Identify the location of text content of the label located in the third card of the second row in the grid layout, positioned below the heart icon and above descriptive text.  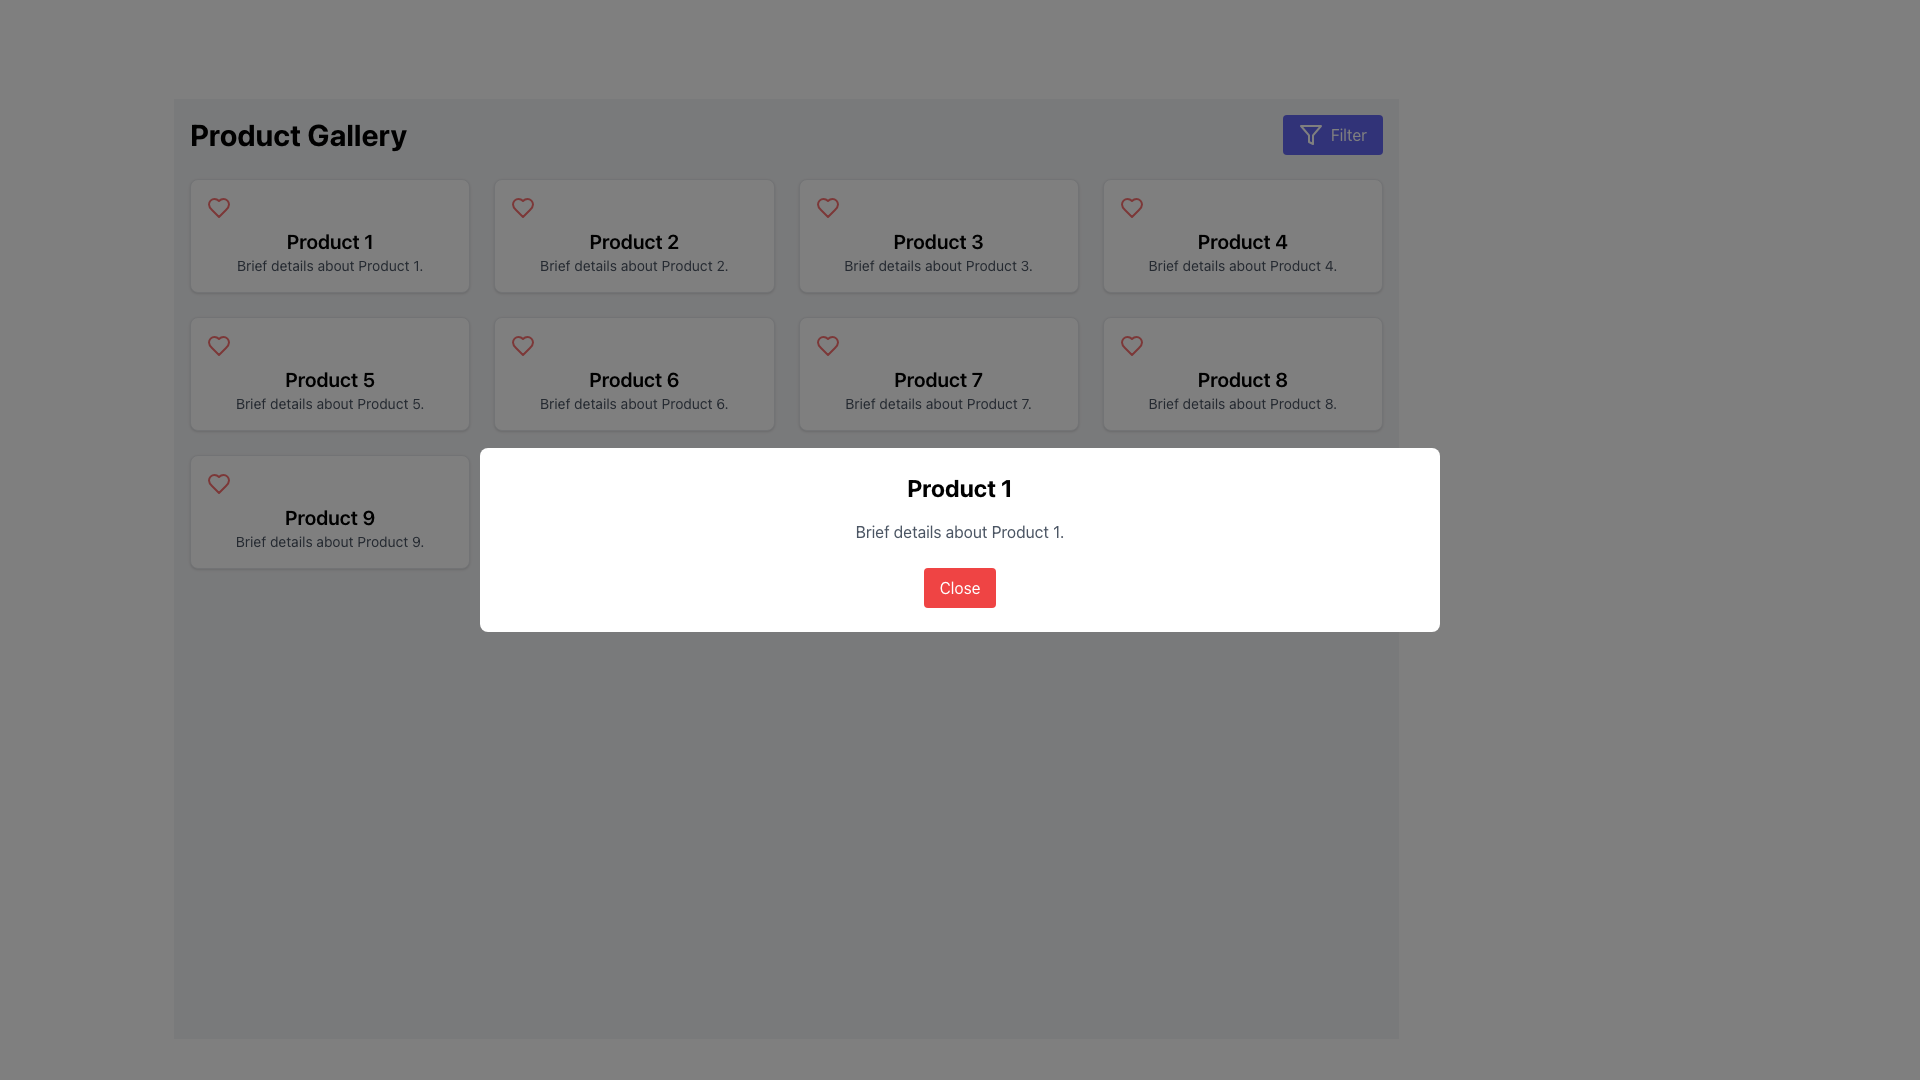
(937, 380).